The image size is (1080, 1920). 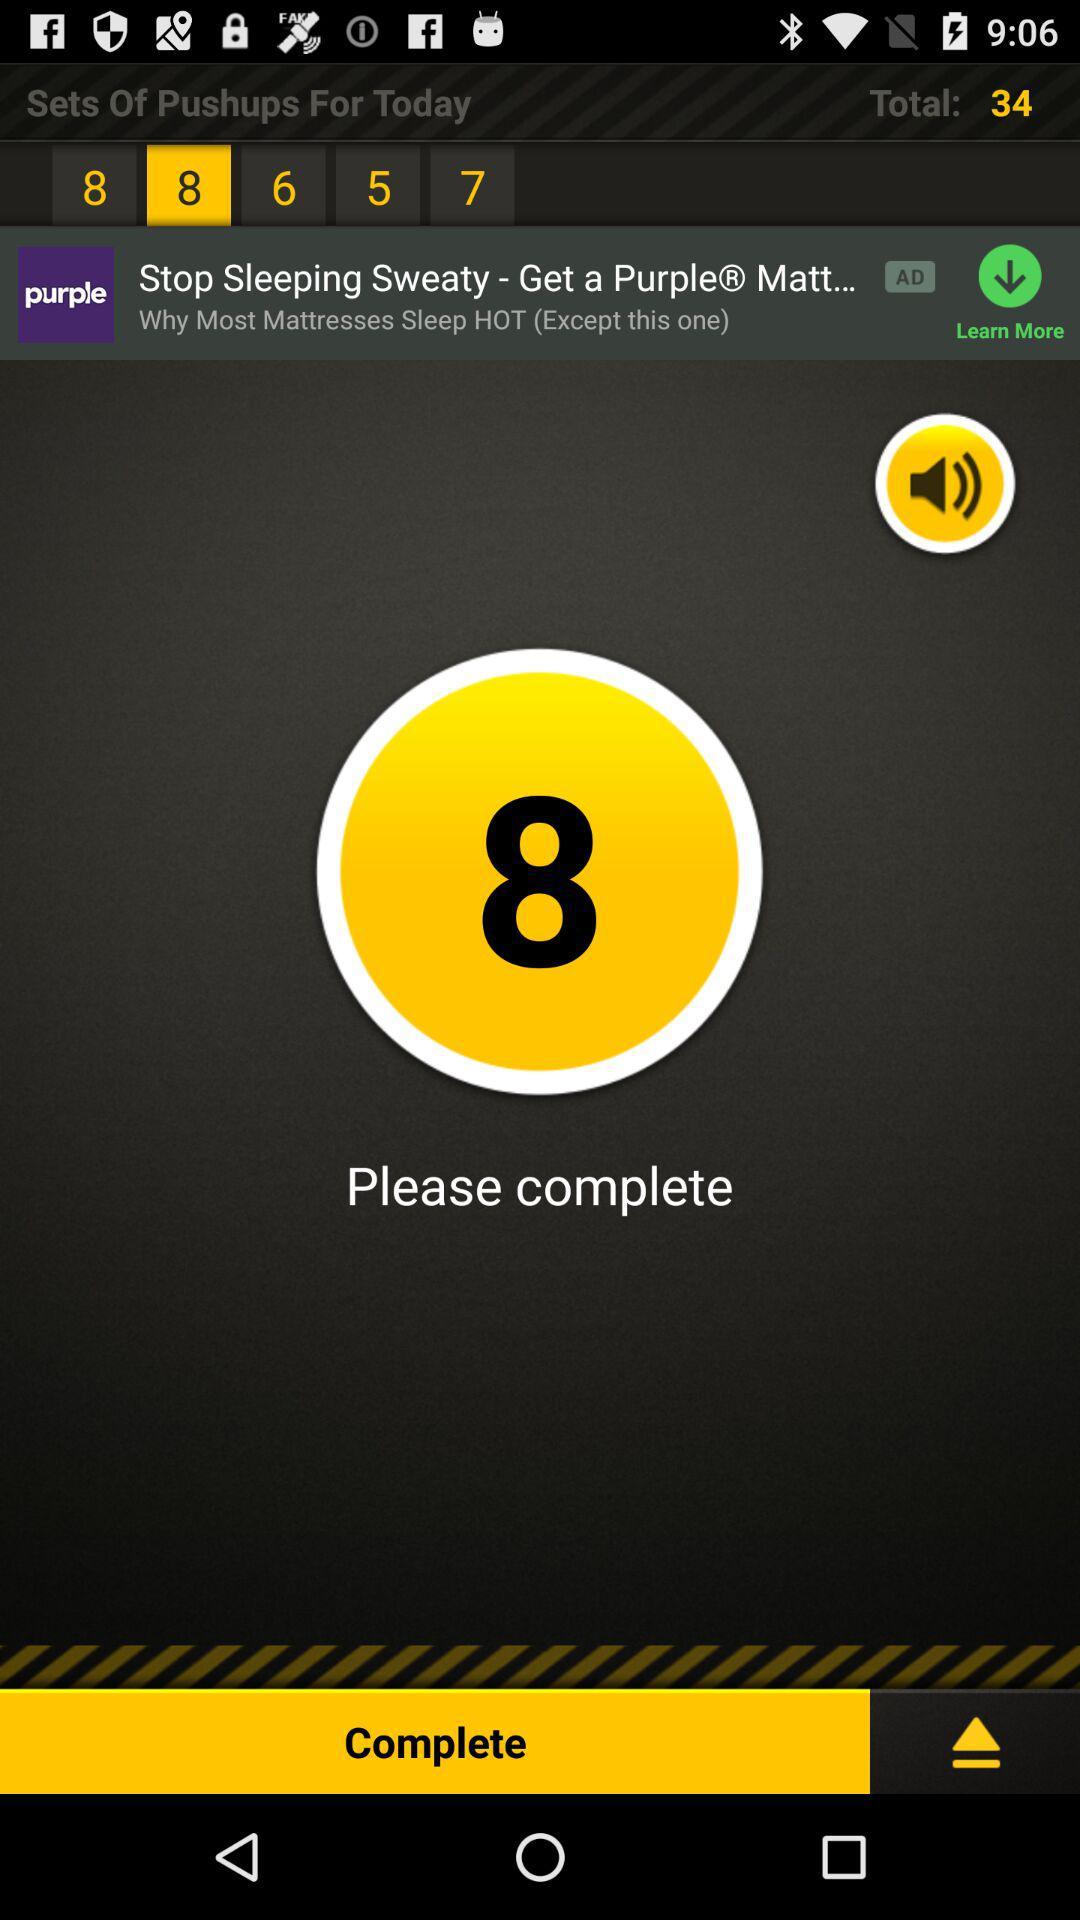 What do you see at coordinates (1018, 293) in the screenshot?
I see `the icon to the right of stop sleeping sweaty icon` at bounding box center [1018, 293].